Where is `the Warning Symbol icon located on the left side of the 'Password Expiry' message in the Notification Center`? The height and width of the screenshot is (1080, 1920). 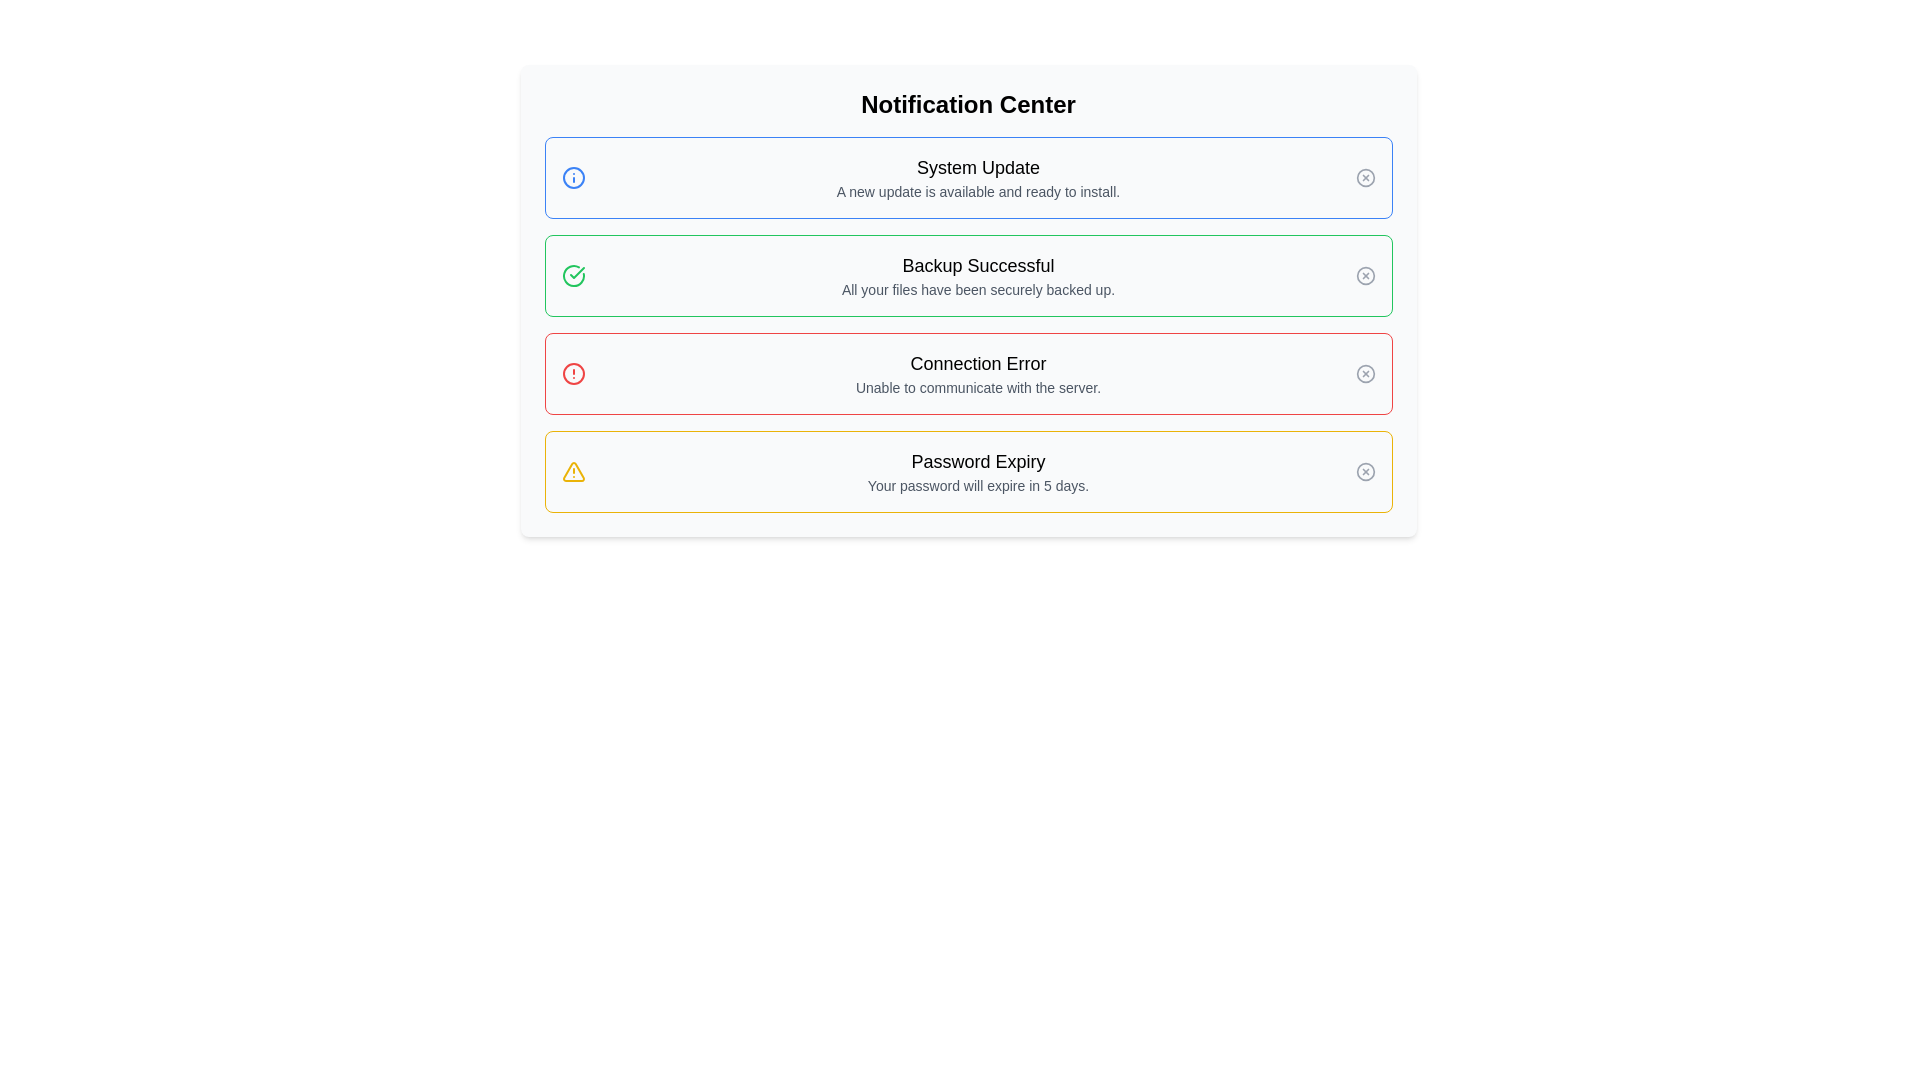
the Warning Symbol icon located on the left side of the 'Password Expiry' message in the Notification Center is located at coordinates (572, 471).